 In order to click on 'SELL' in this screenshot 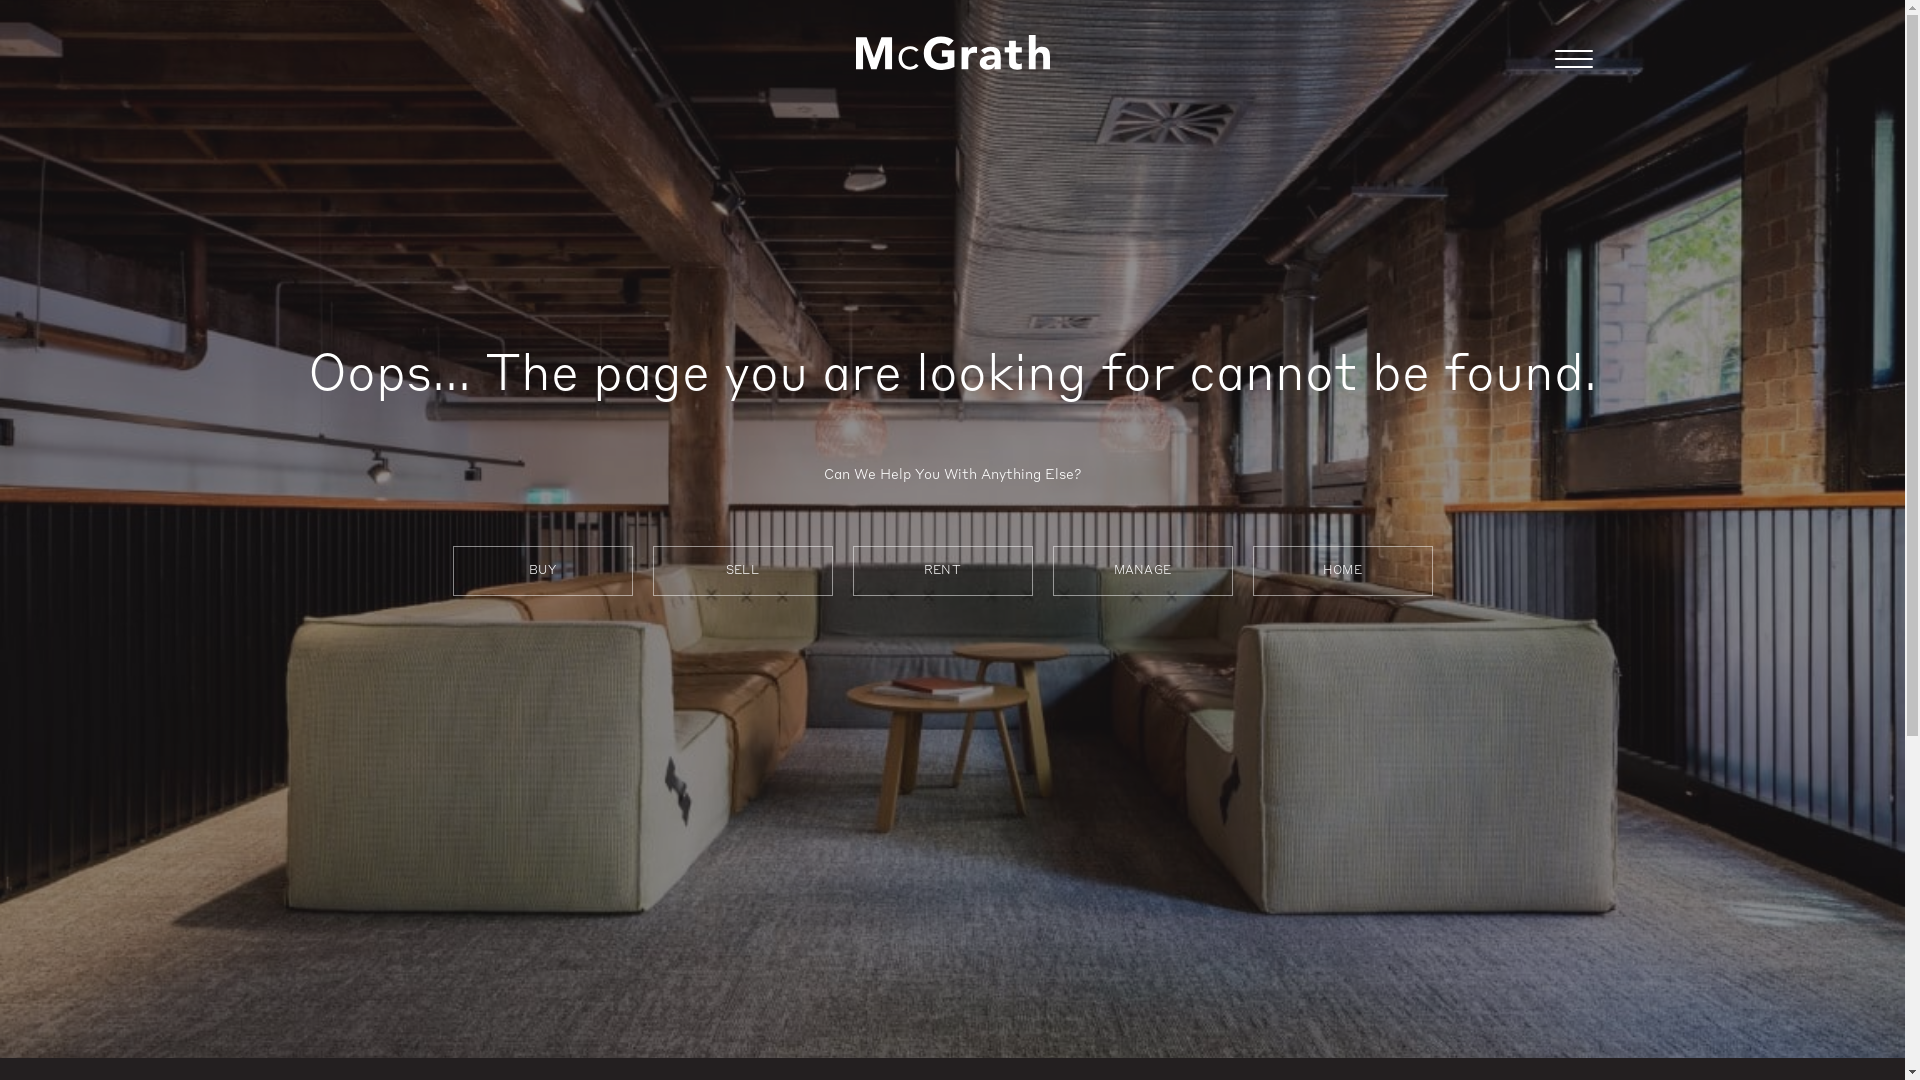, I will do `click(741, 570)`.